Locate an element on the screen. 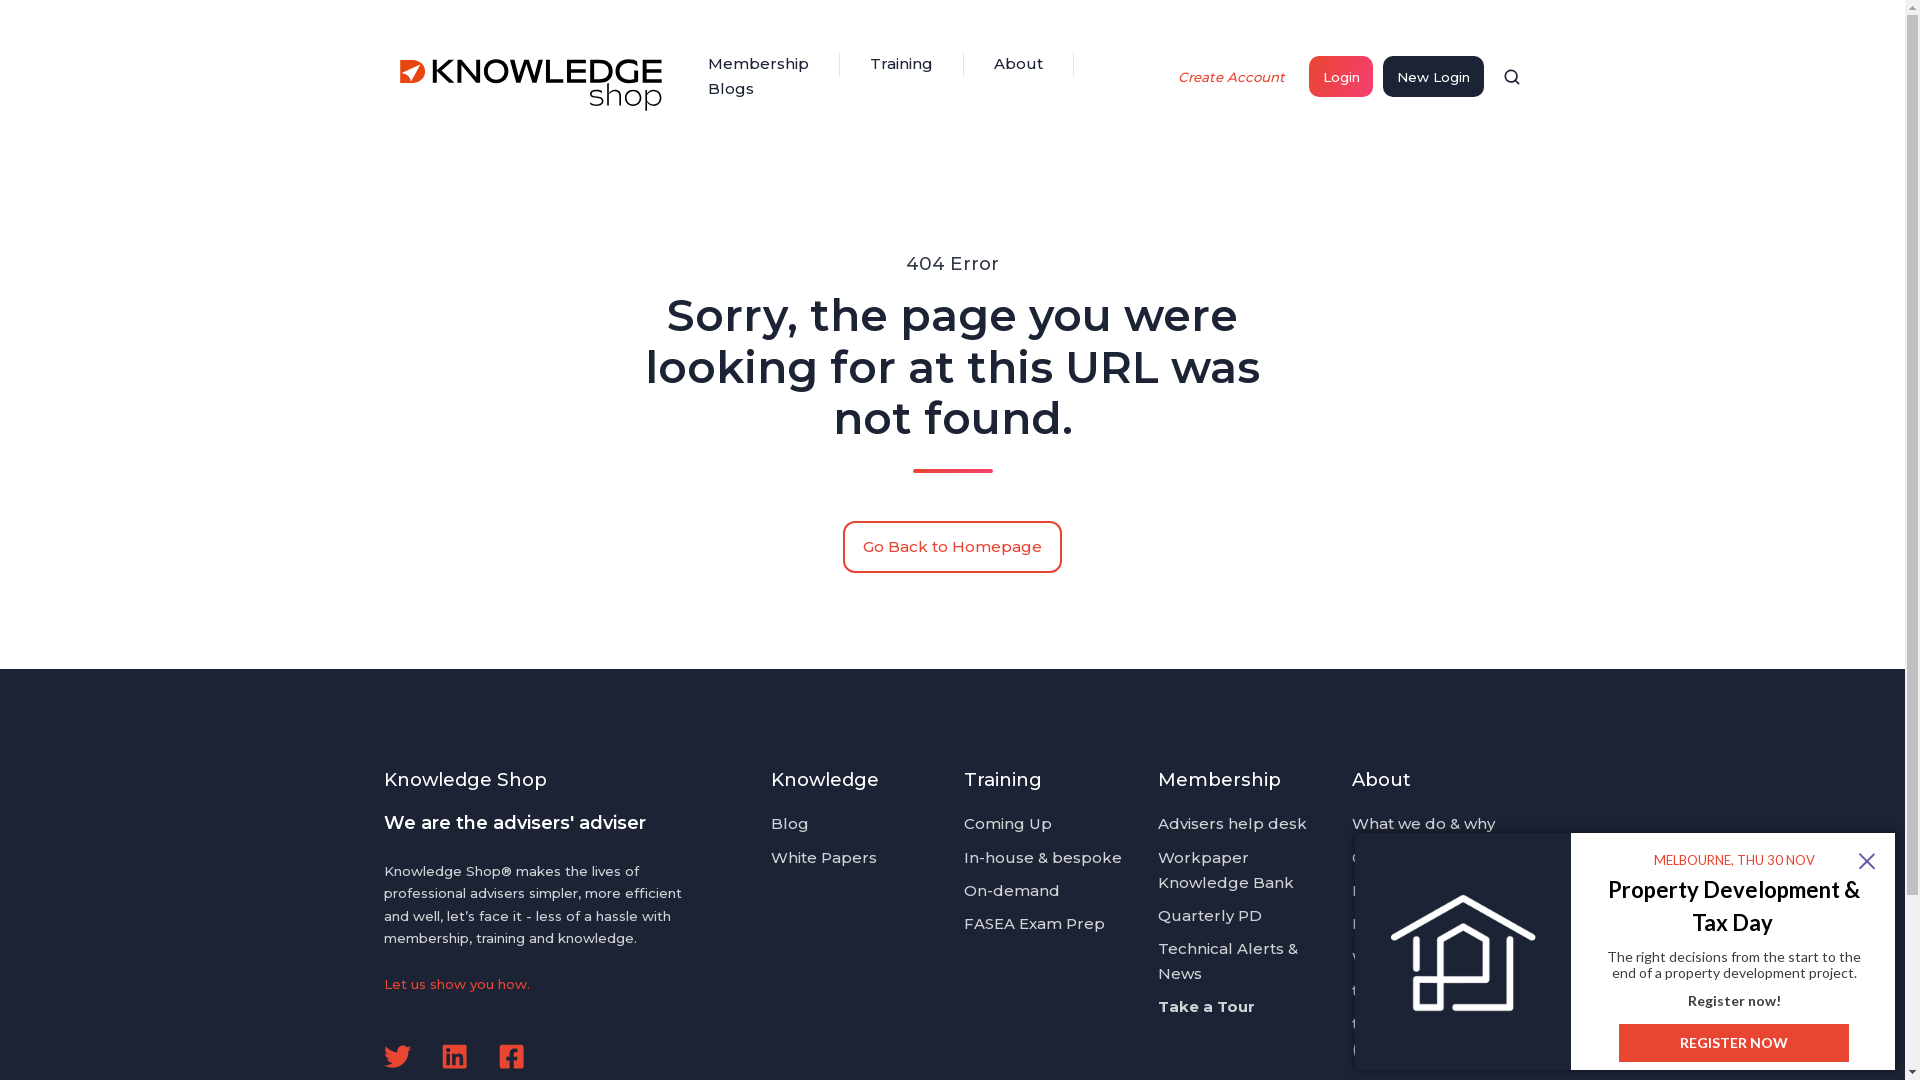  'Workpaper Knowledge Bank' is located at coordinates (1224, 869).